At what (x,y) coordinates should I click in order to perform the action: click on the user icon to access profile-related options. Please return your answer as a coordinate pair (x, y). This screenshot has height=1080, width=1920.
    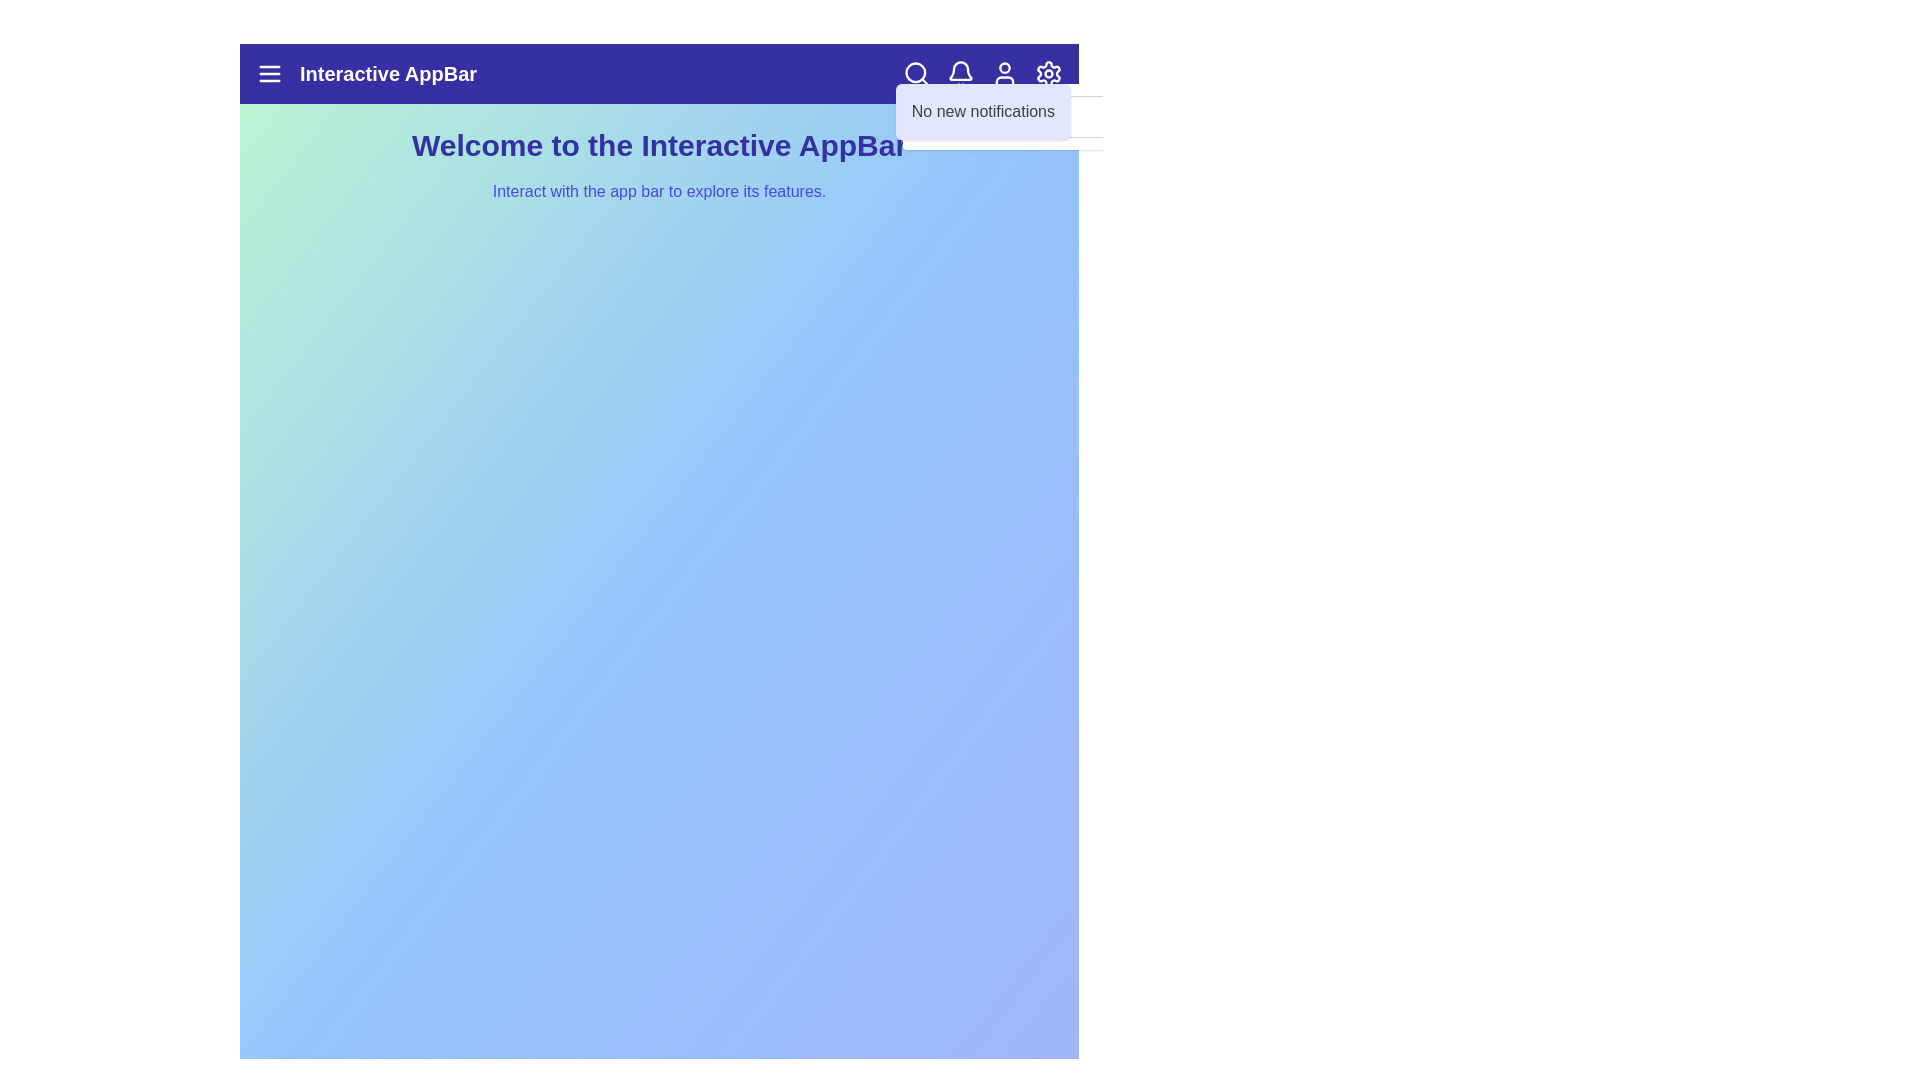
    Looking at the image, I should click on (1004, 72).